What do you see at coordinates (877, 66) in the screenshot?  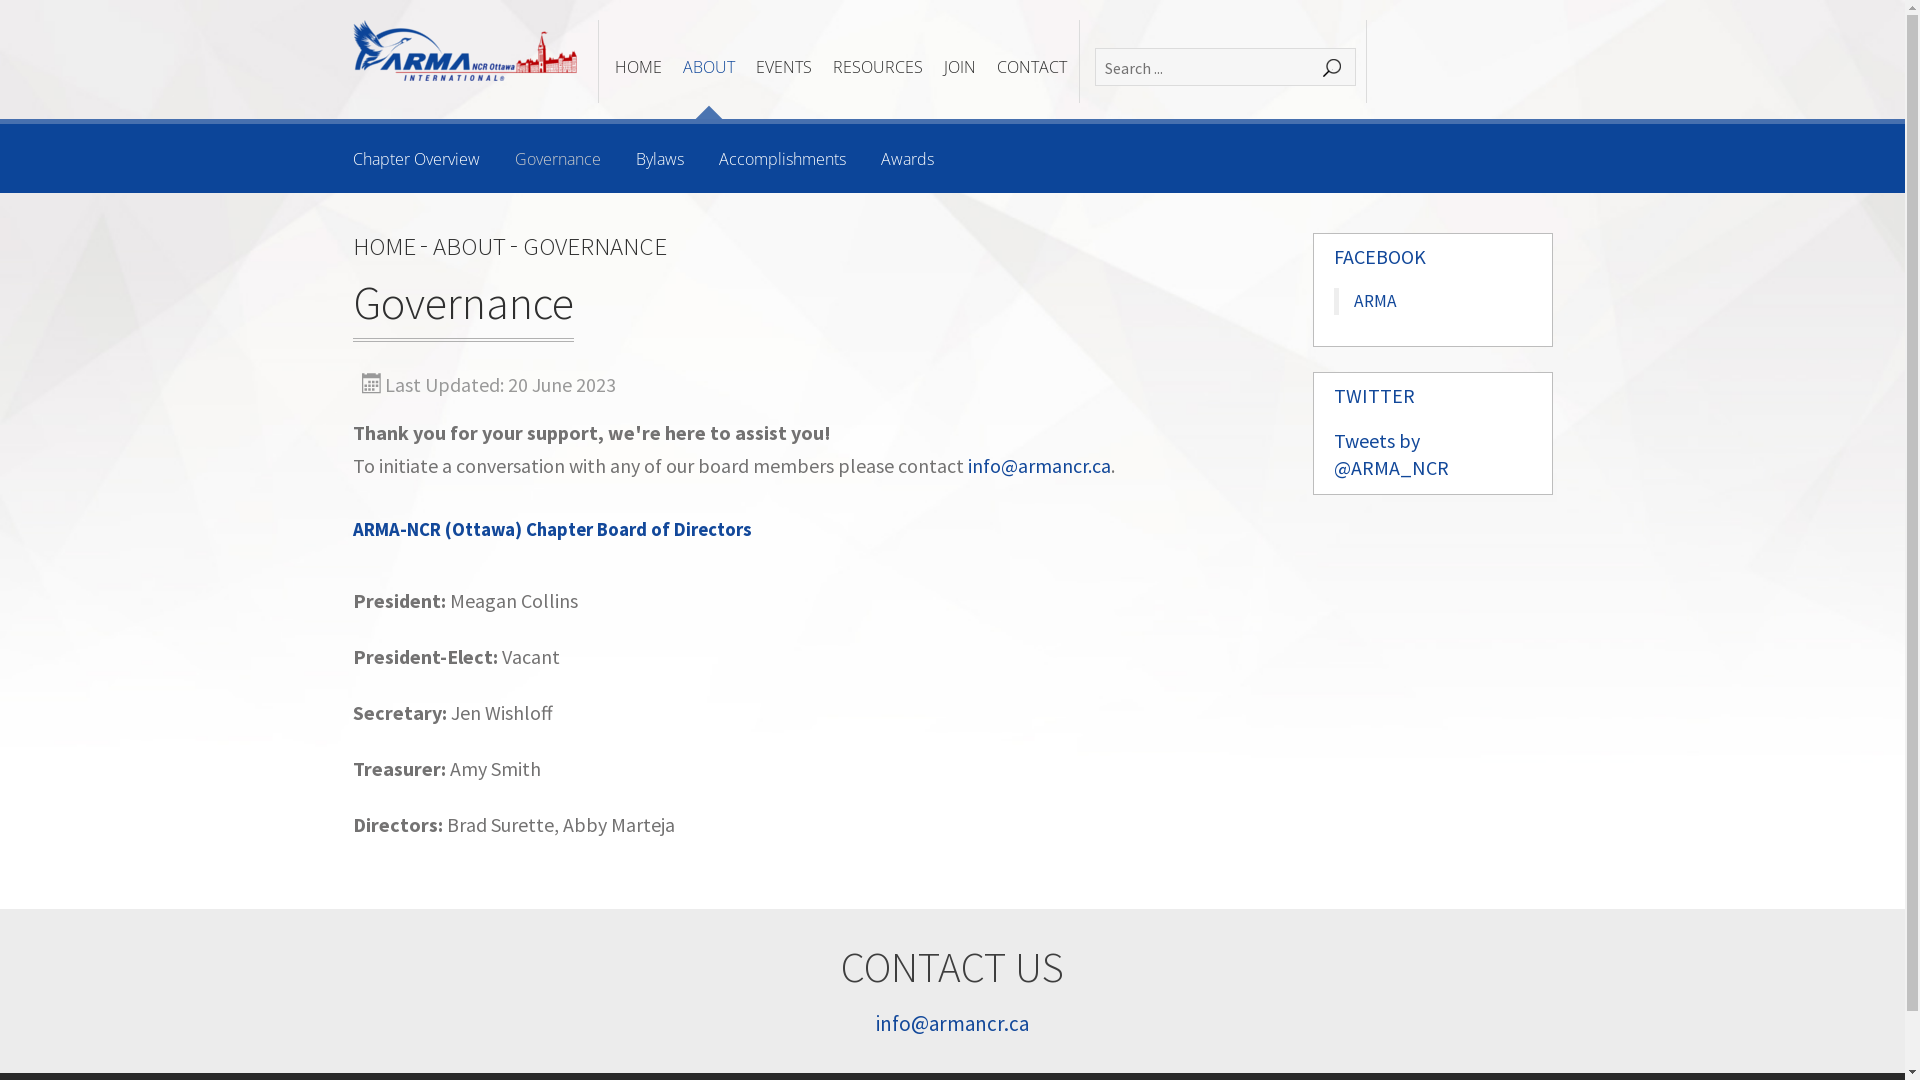 I see `'RESOURCES'` at bounding box center [877, 66].